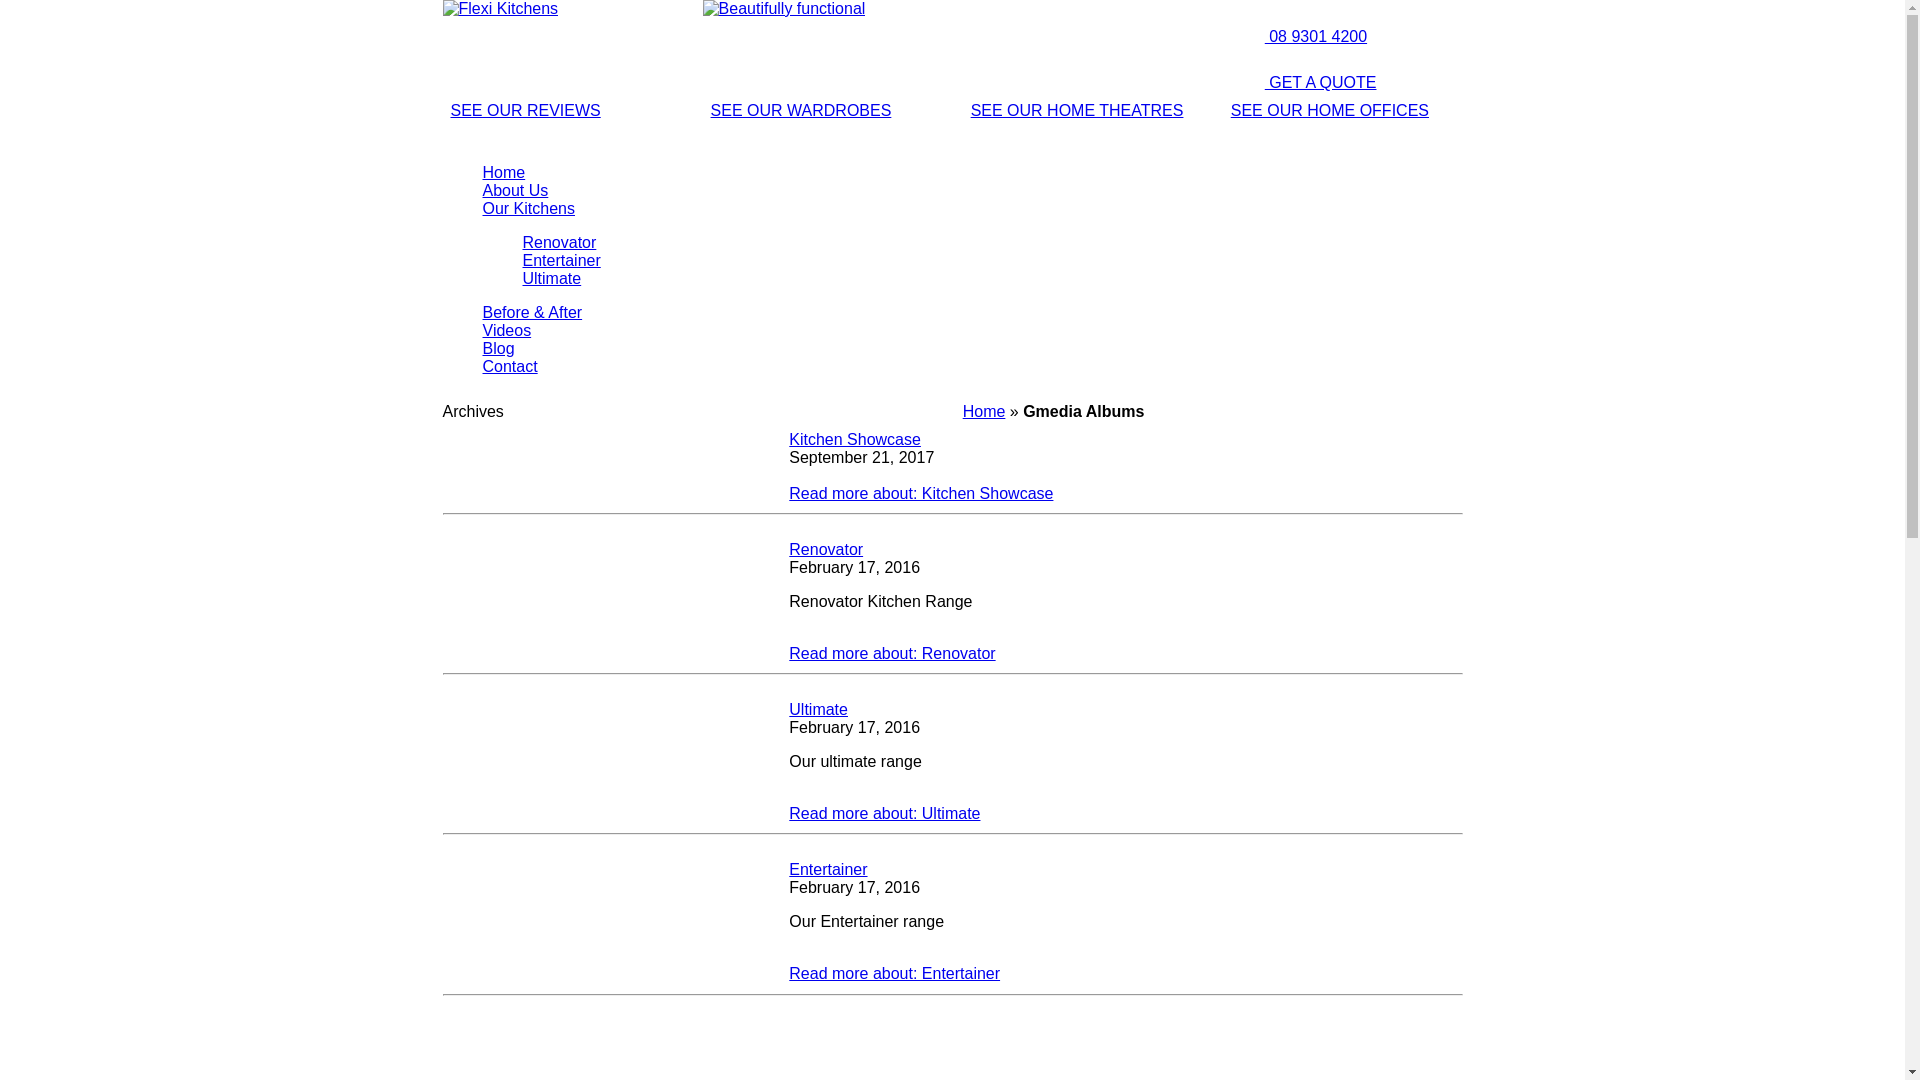  I want to click on 'Entertainer', so click(787, 868).